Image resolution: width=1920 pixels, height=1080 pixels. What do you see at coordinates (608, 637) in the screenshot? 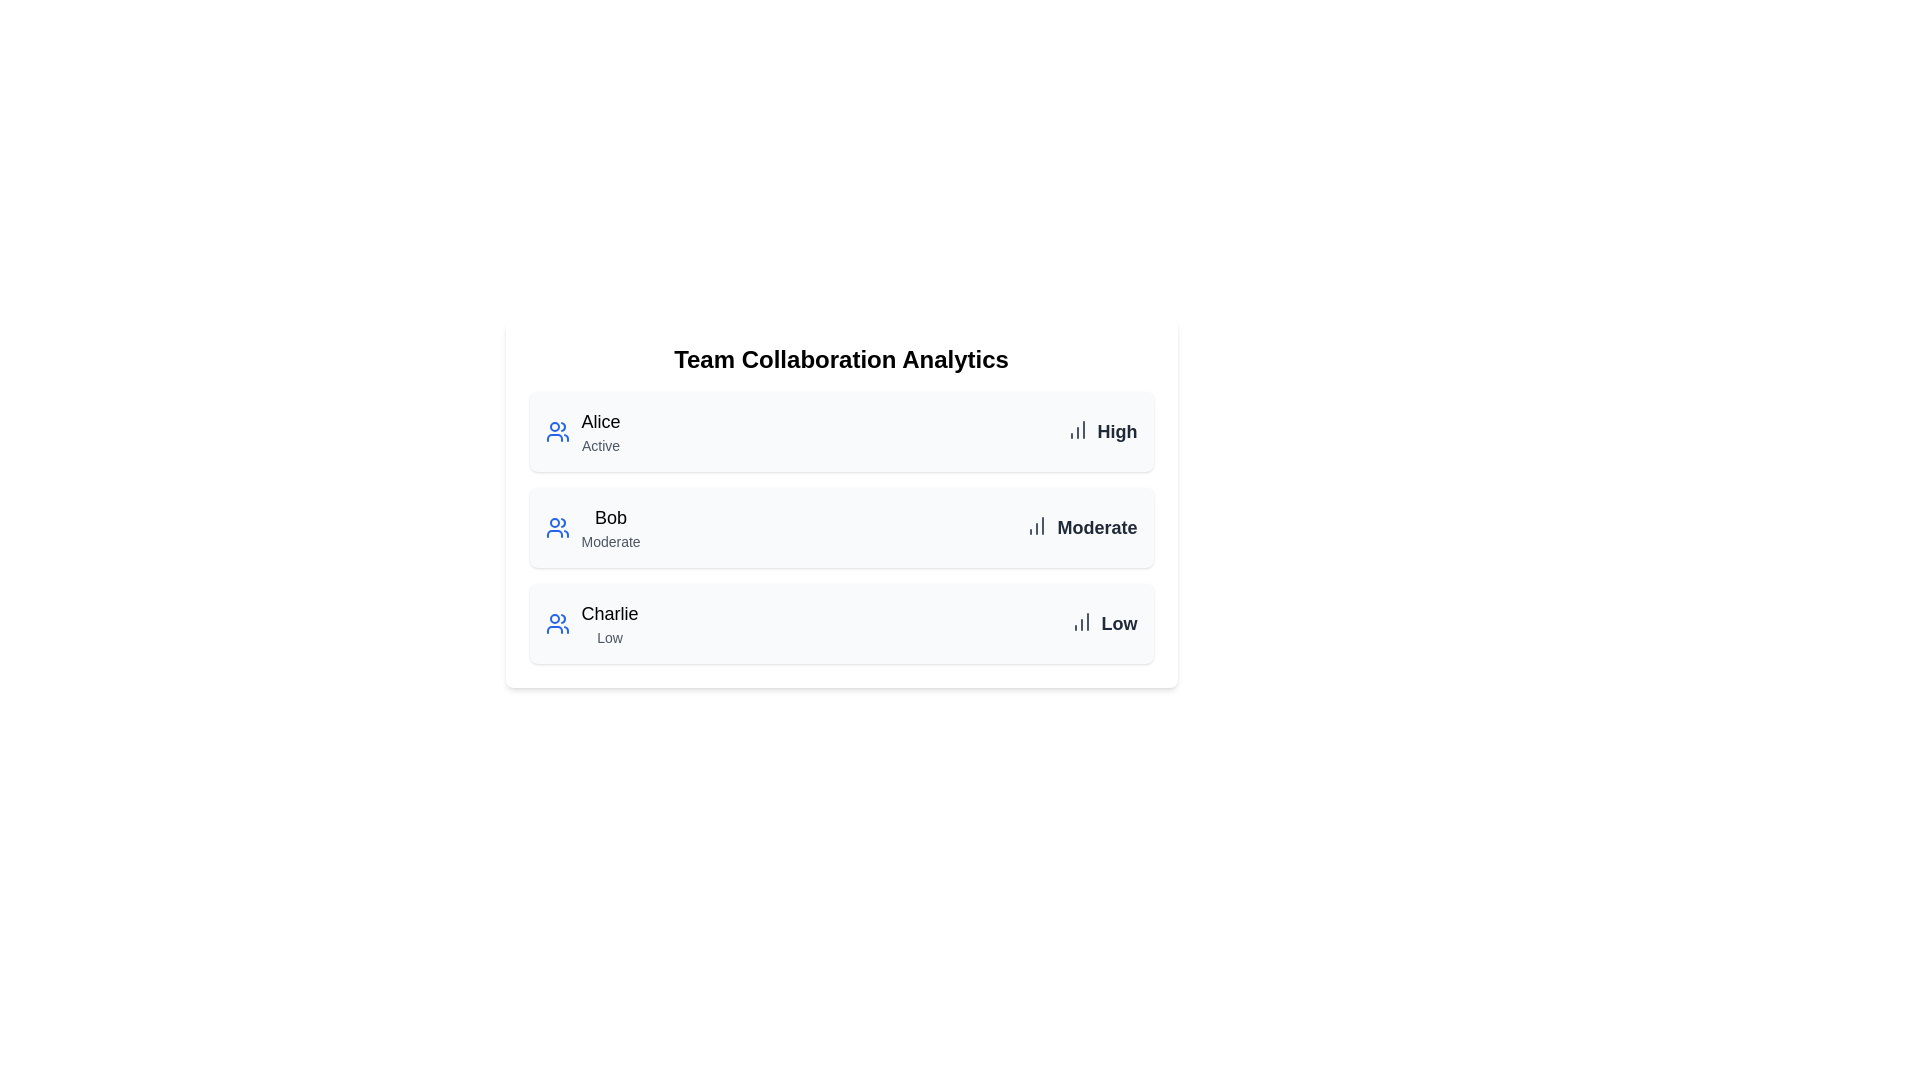
I see `the activity status text for Charlie` at bounding box center [608, 637].